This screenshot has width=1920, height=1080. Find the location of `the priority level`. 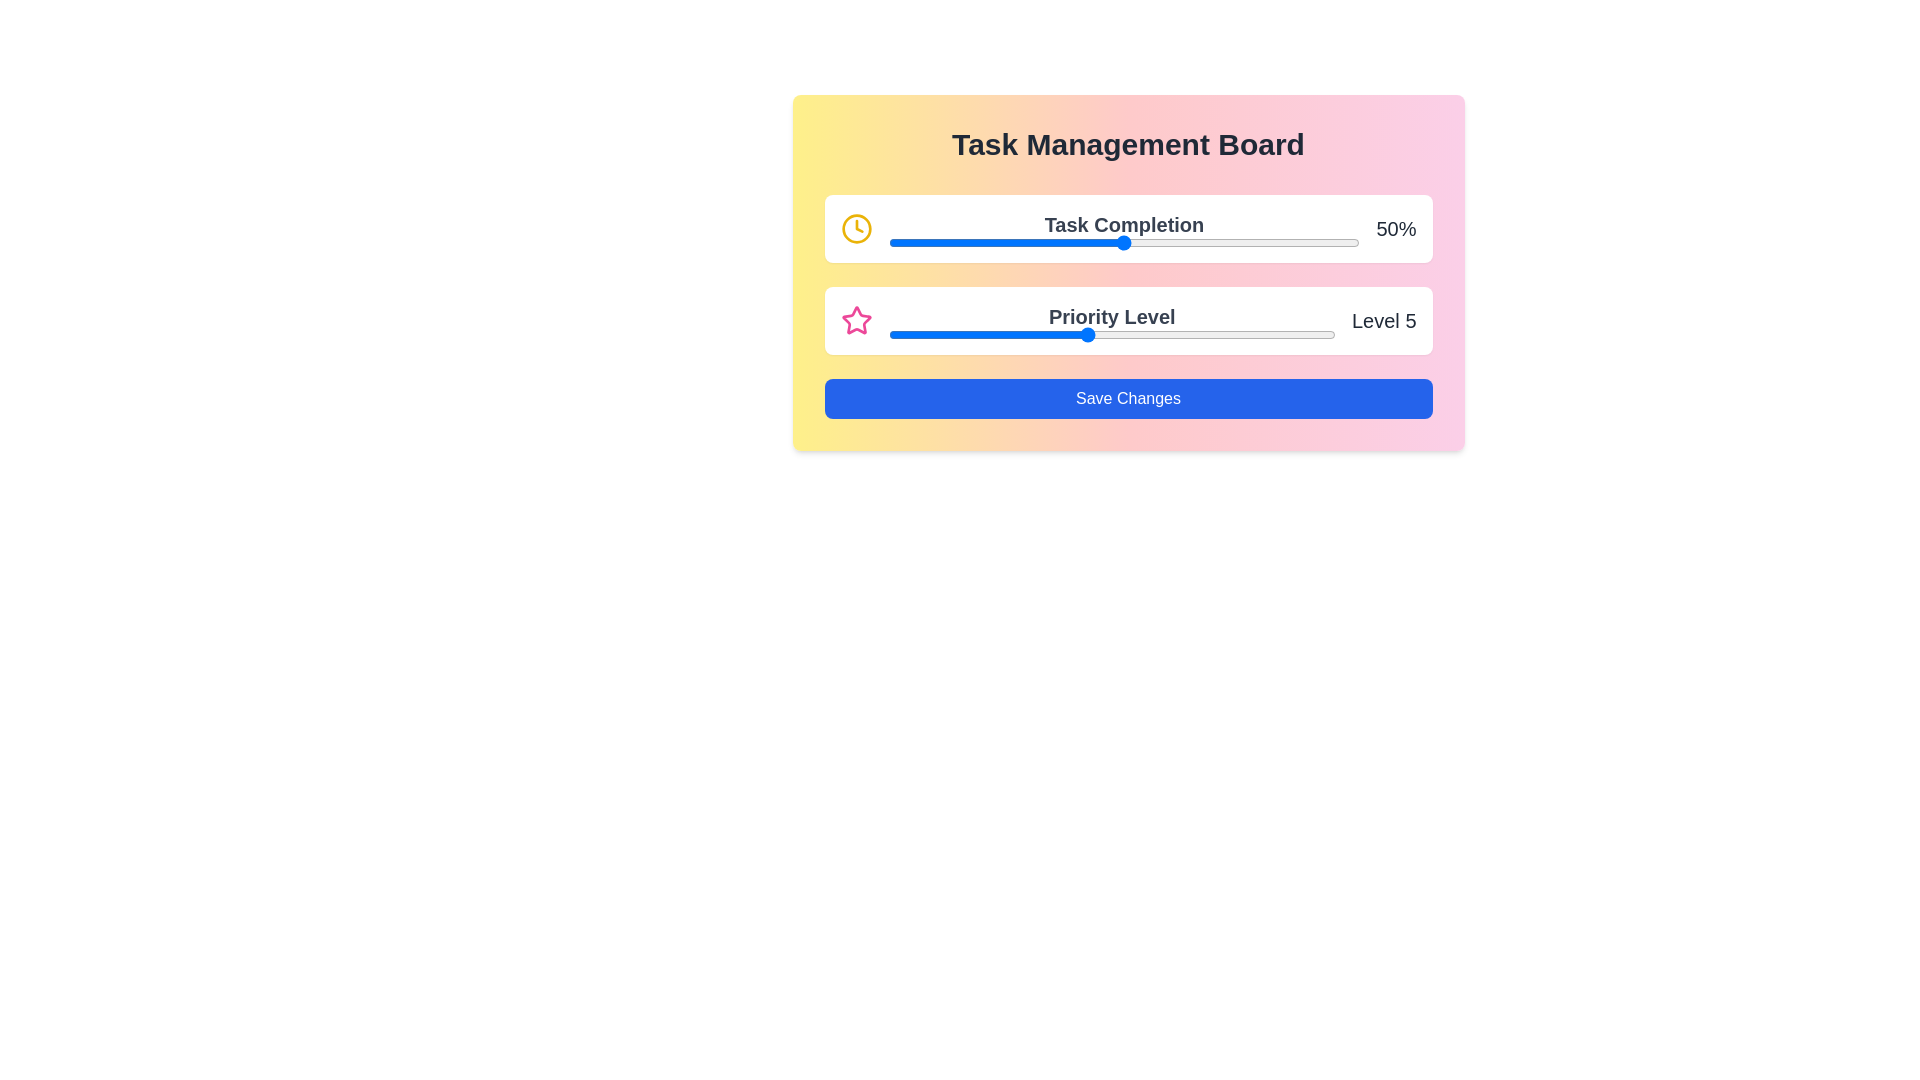

the priority level is located at coordinates (937, 334).